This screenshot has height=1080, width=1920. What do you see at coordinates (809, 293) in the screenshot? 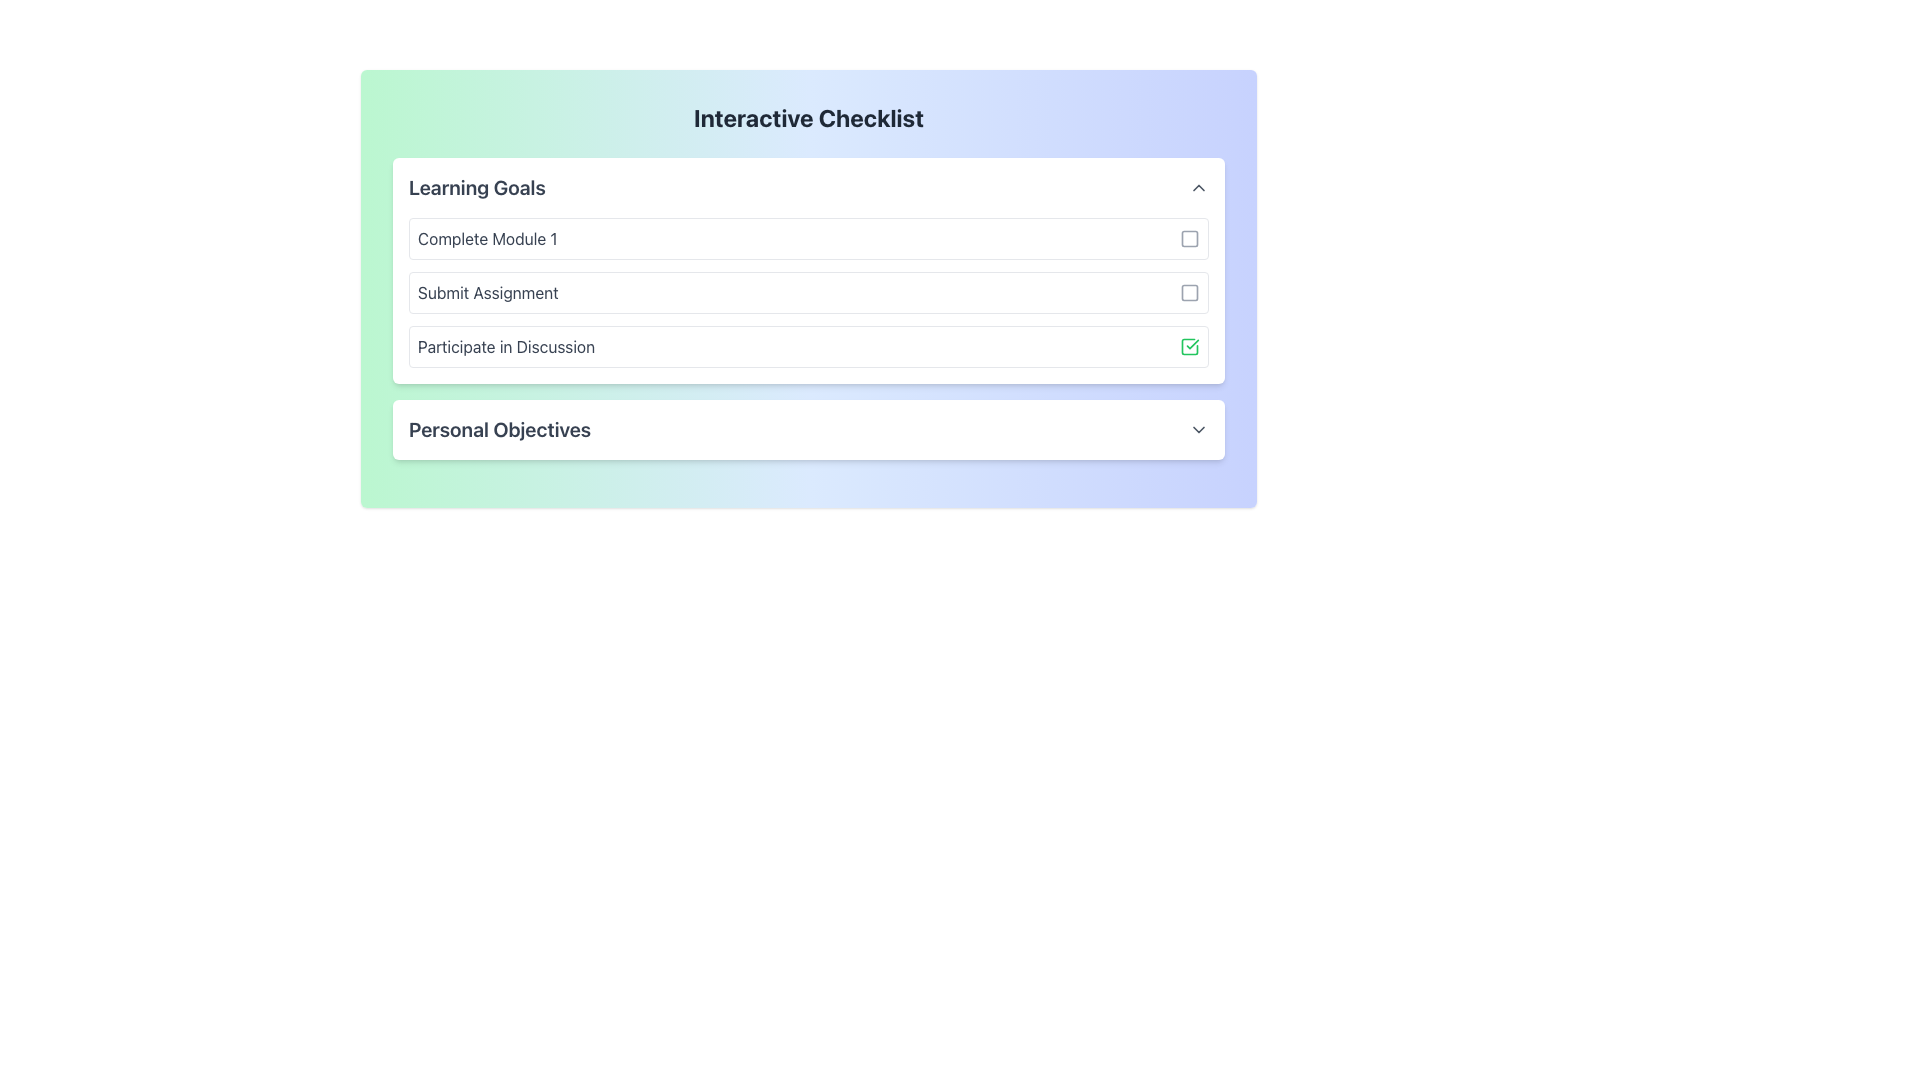
I see `the interactive list item for the task 'Submit Assignment' in the checklist interface` at bounding box center [809, 293].